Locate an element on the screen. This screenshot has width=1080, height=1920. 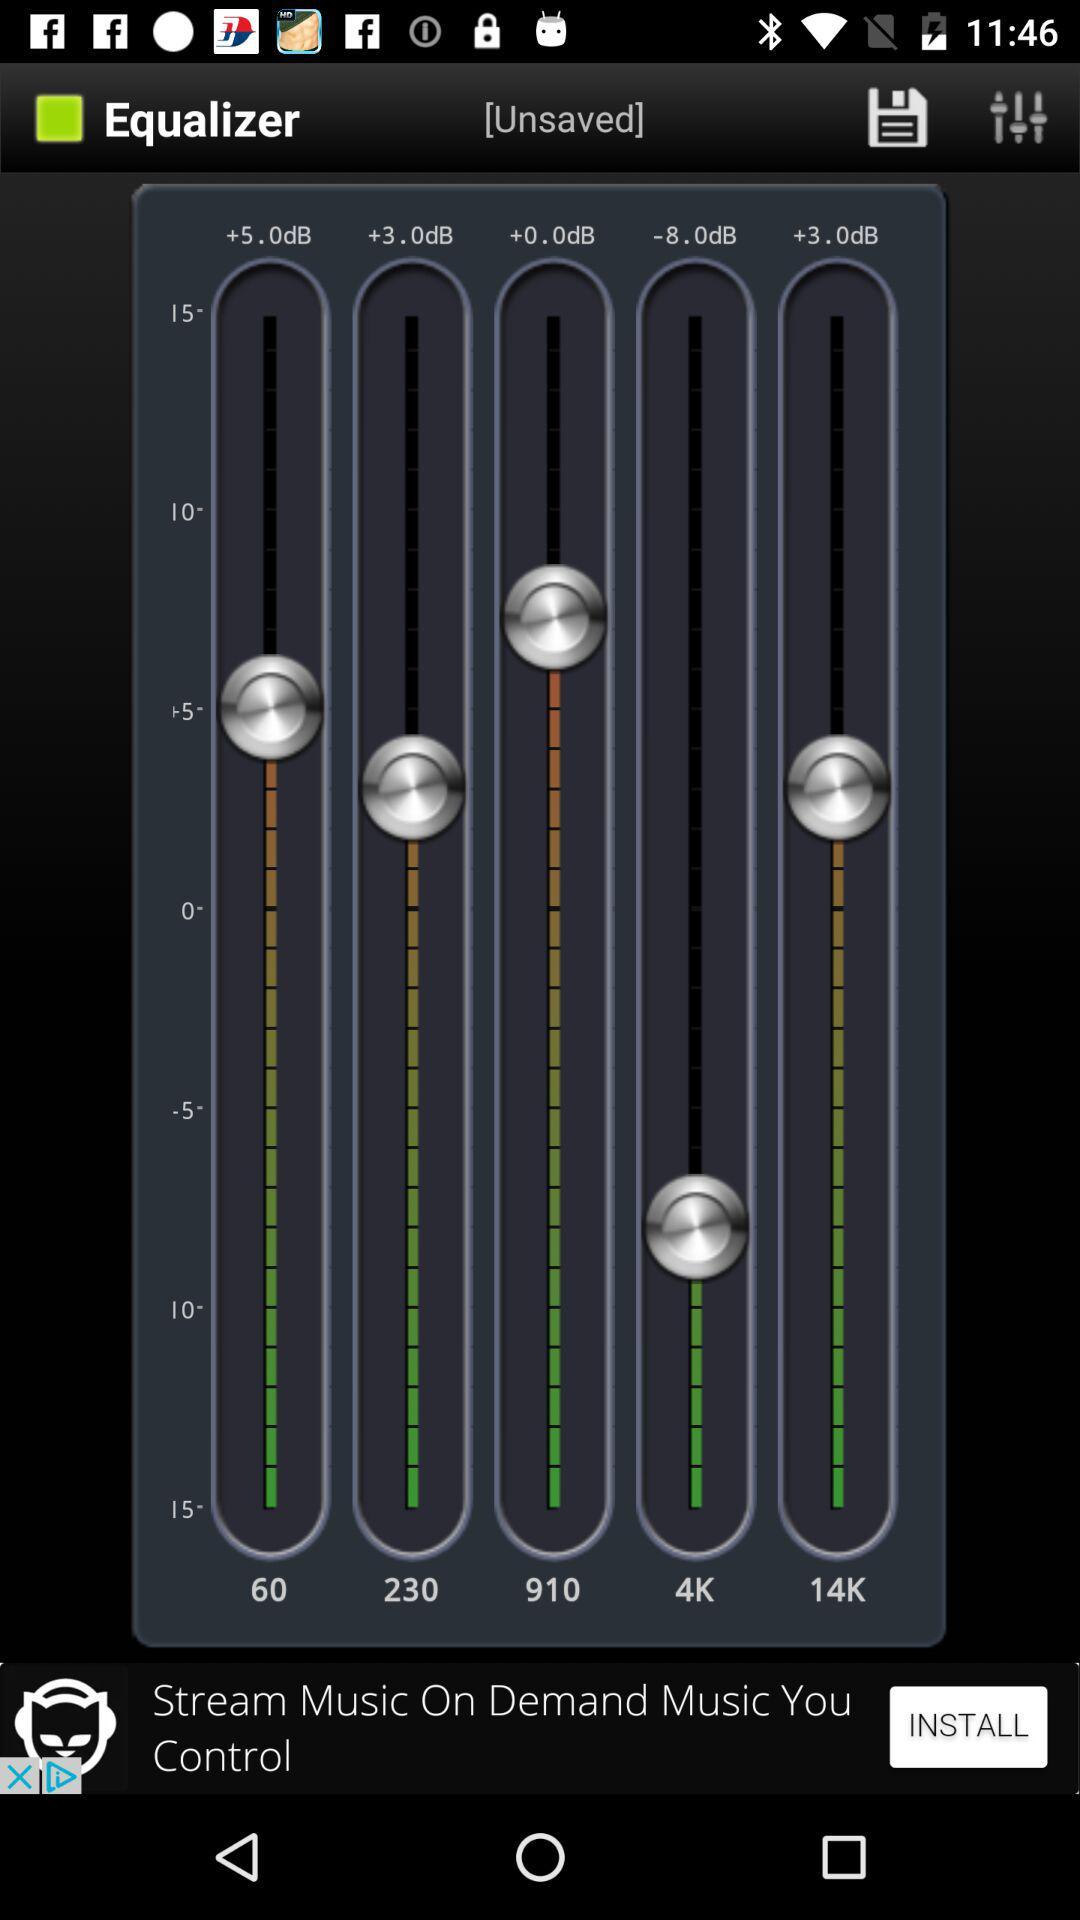
open equalizer presets is located at coordinates (1019, 117).